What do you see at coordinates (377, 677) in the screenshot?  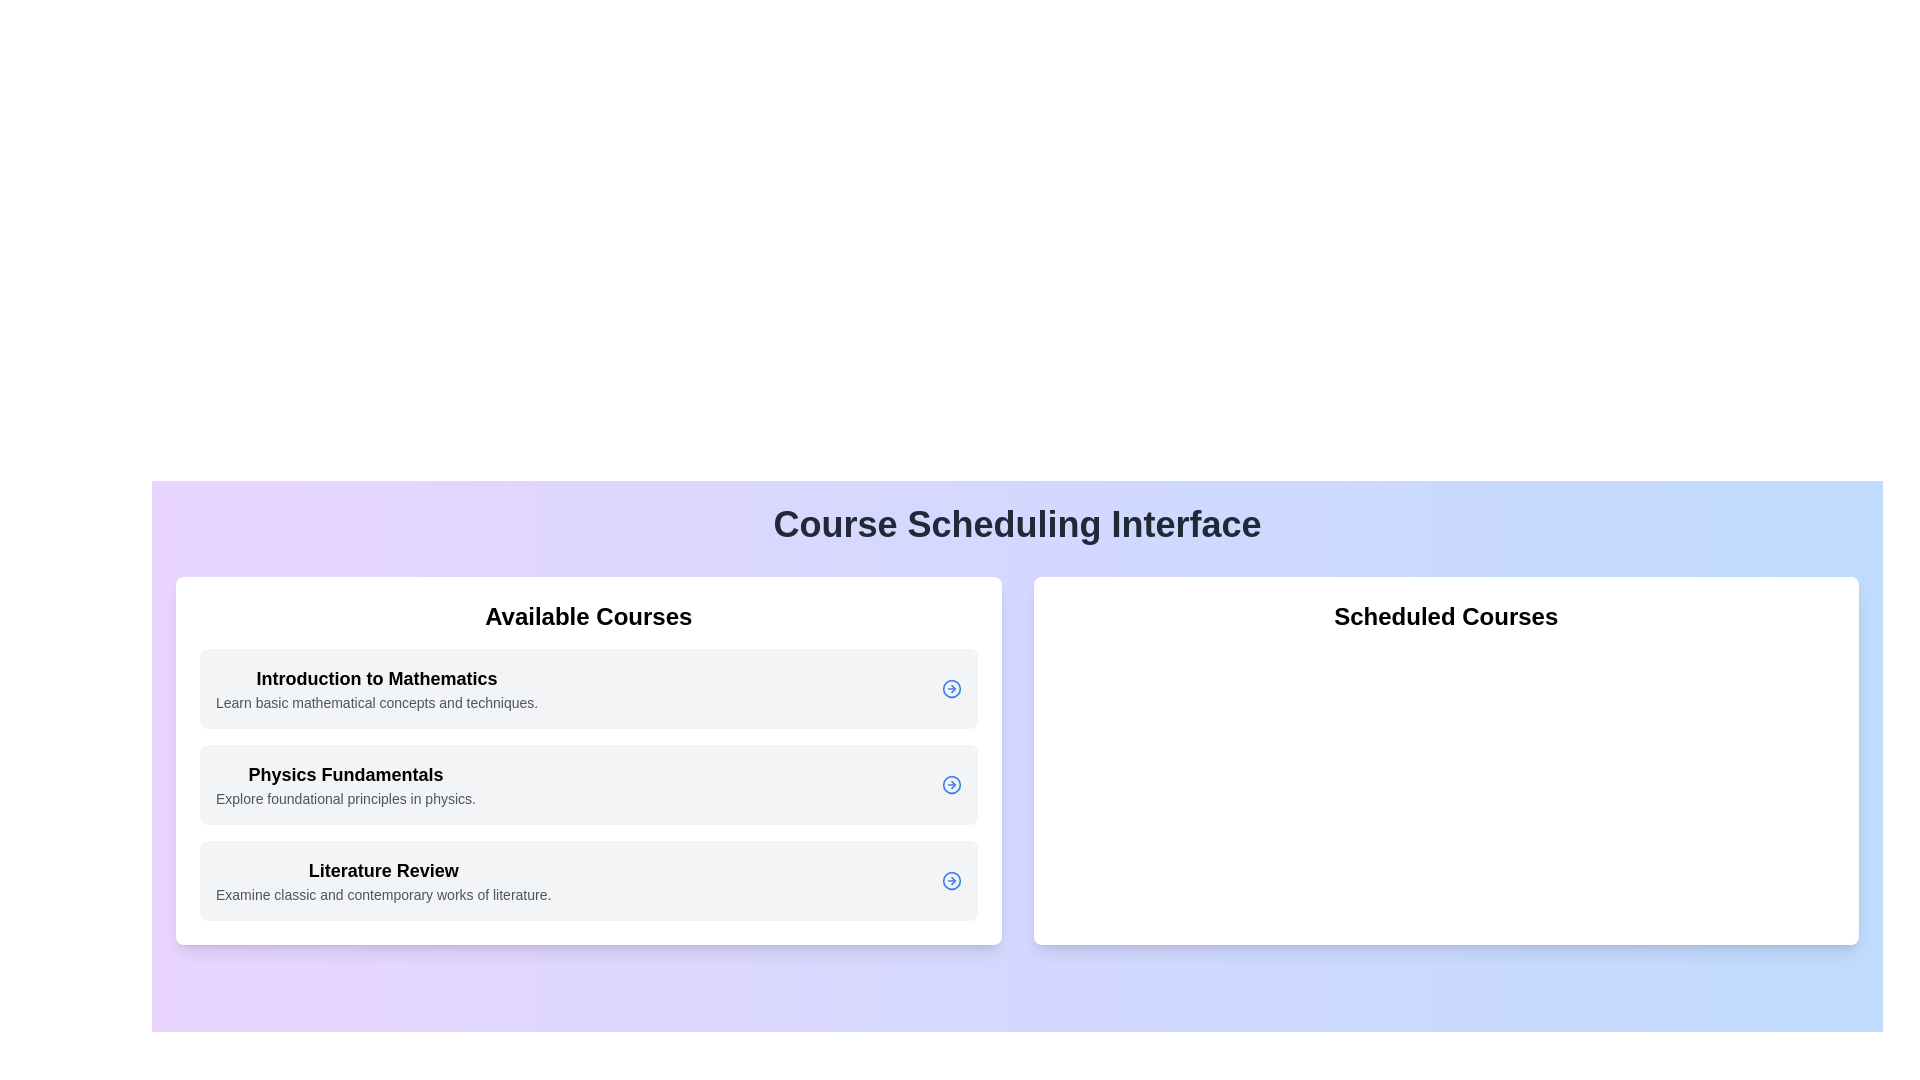 I see `contents of the text label that serves as the title for the 'Introduction to Mathematics' course, located in the middle-left panel under 'Available Courses.'` at bounding box center [377, 677].